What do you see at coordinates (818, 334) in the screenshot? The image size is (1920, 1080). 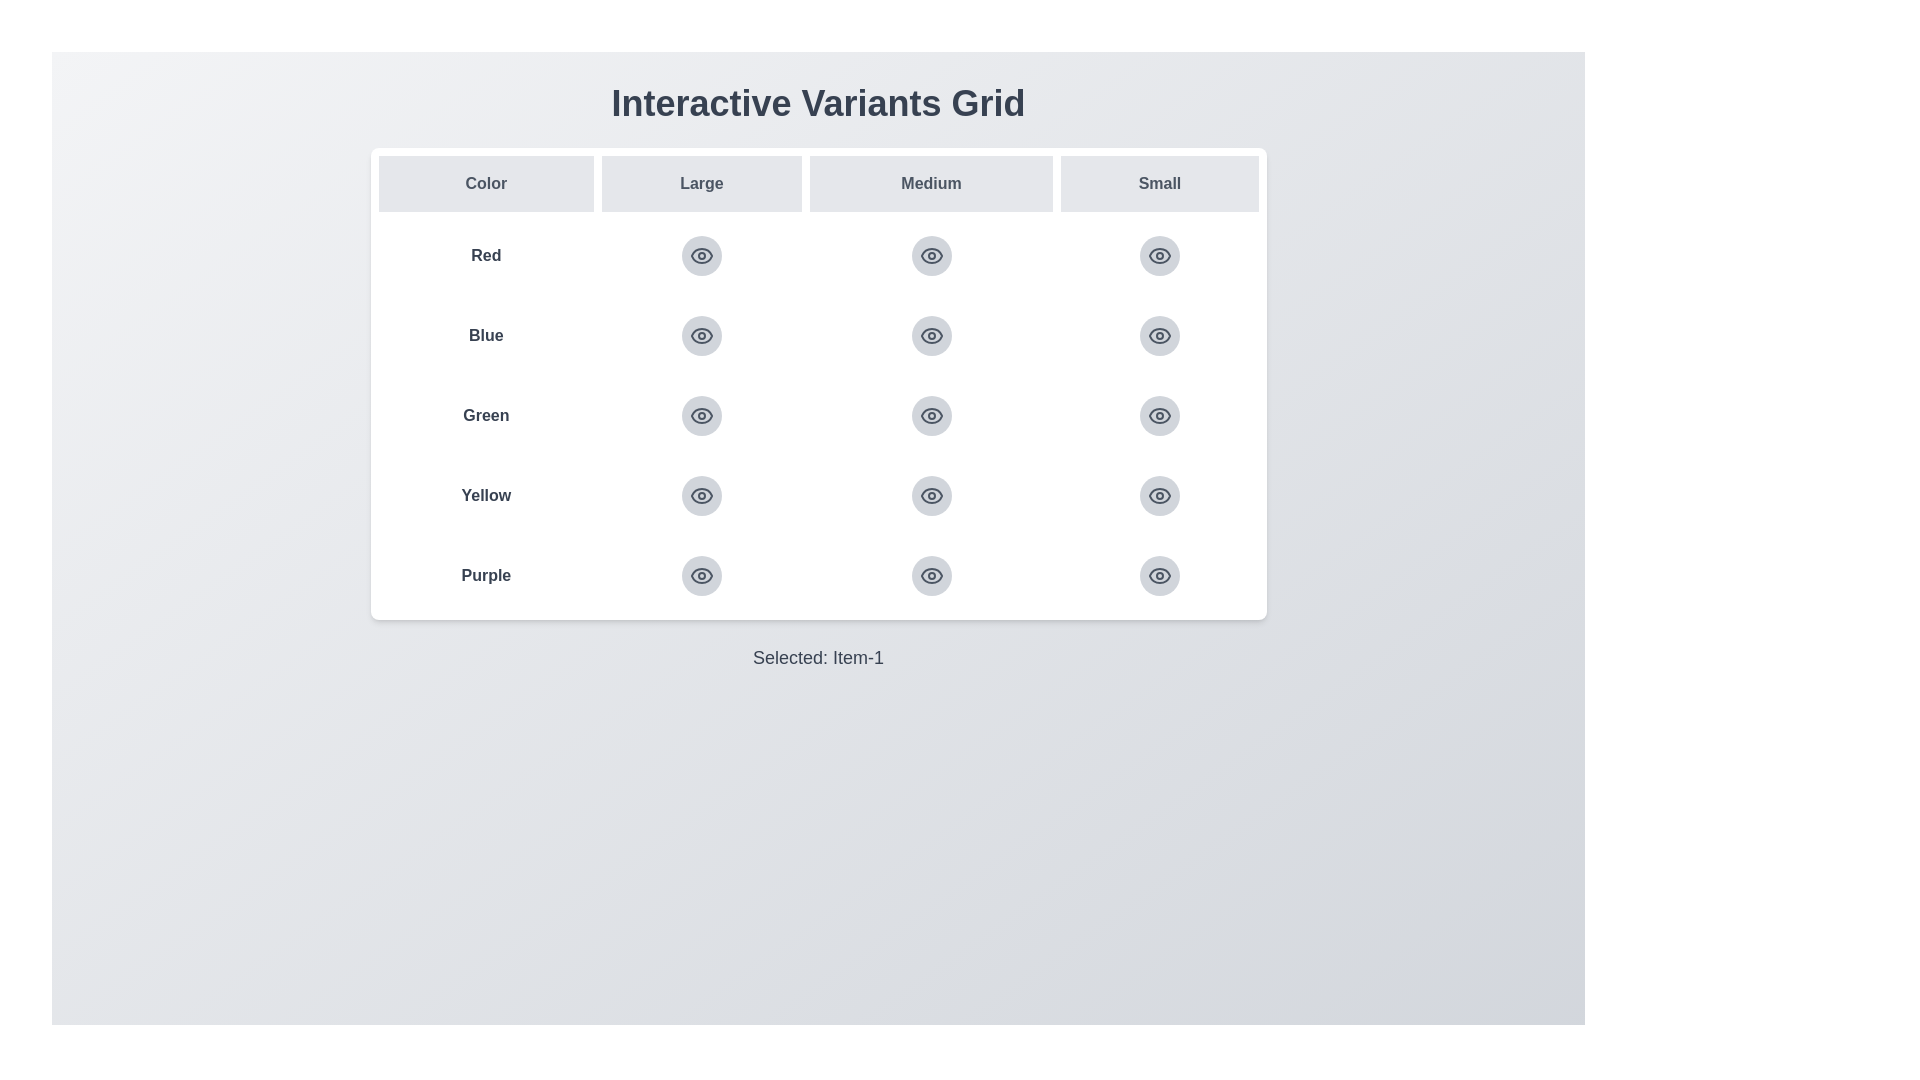 I see `the options in the second row of the table labeled 'Blue', which is located between the 'Red' and 'Green' rows` at bounding box center [818, 334].